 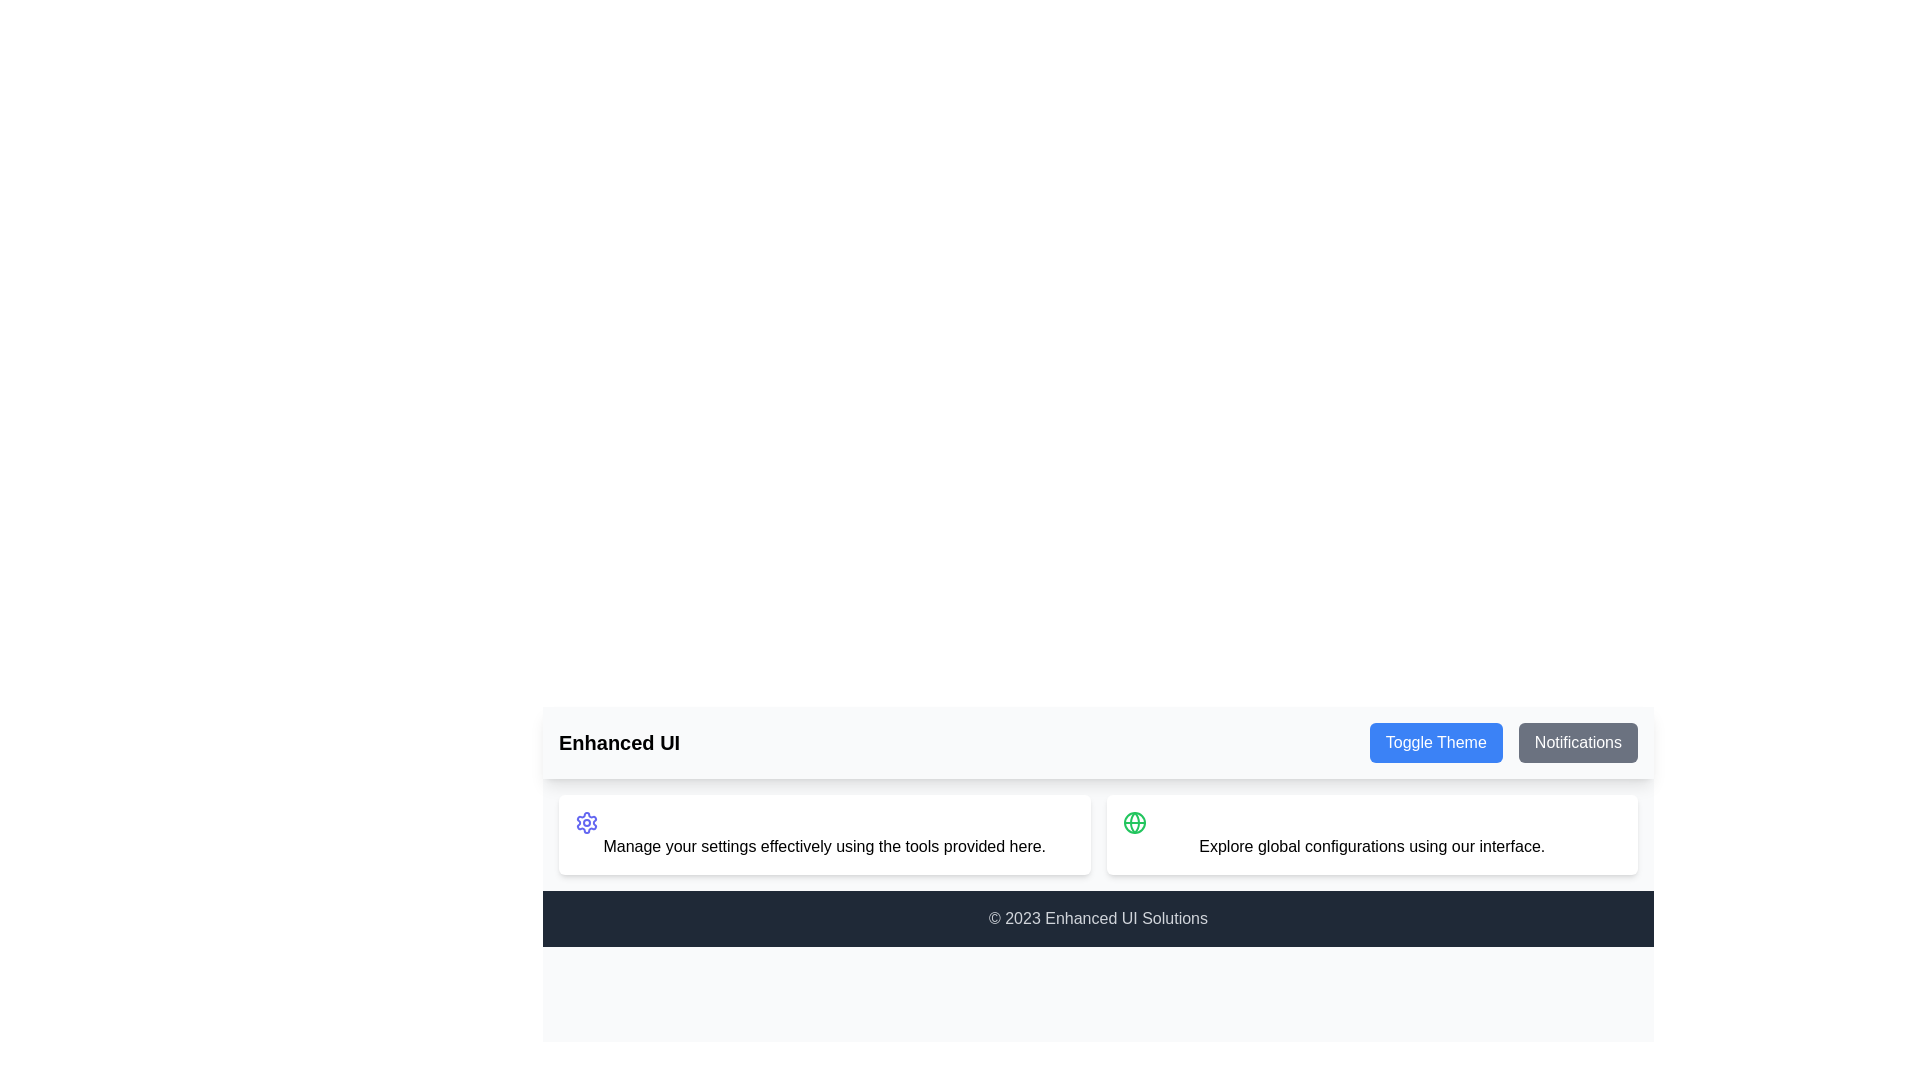 What do you see at coordinates (824, 846) in the screenshot?
I see `the text element that reads 'Manage your settings effectively using the tools provided here.' It is displayed in a standard sans-serif font within a white panel, located centrally below the main header` at bounding box center [824, 846].